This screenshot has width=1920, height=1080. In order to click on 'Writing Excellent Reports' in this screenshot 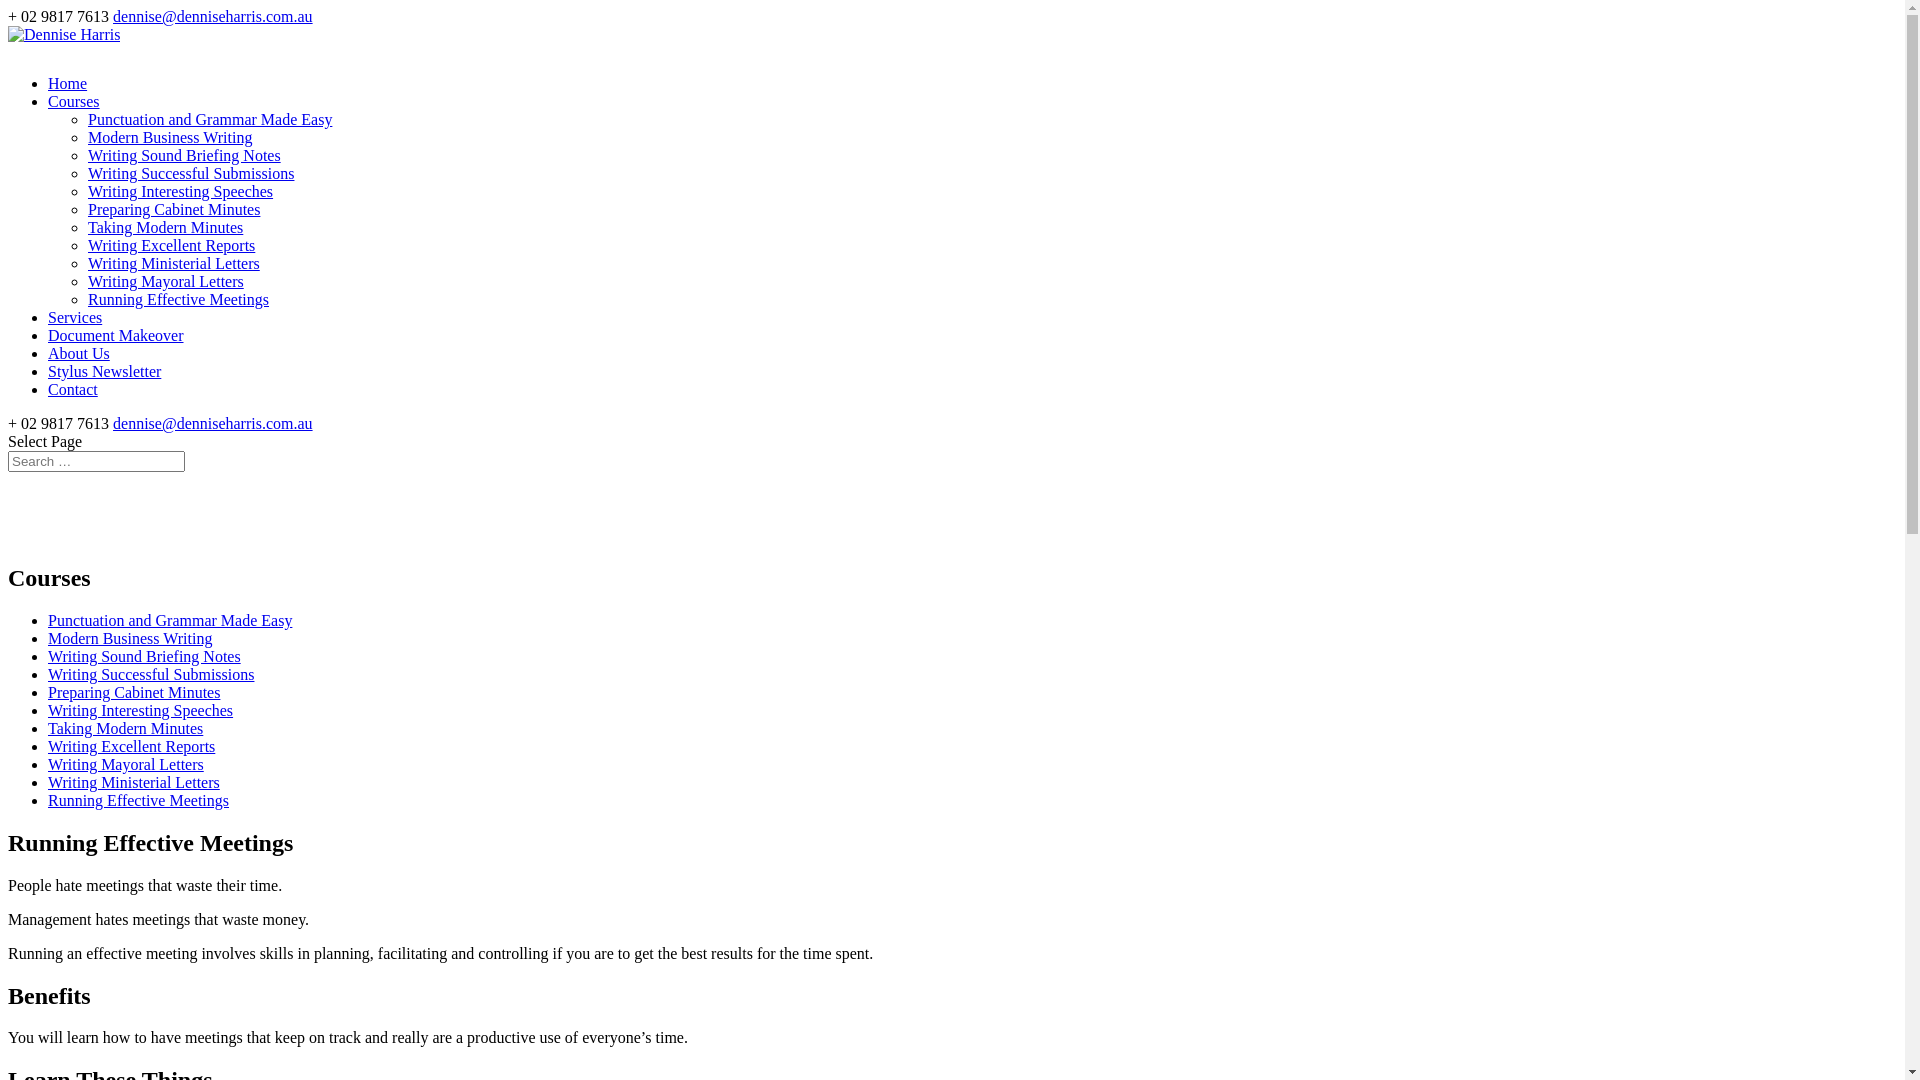, I will do `click(130, 746)`.